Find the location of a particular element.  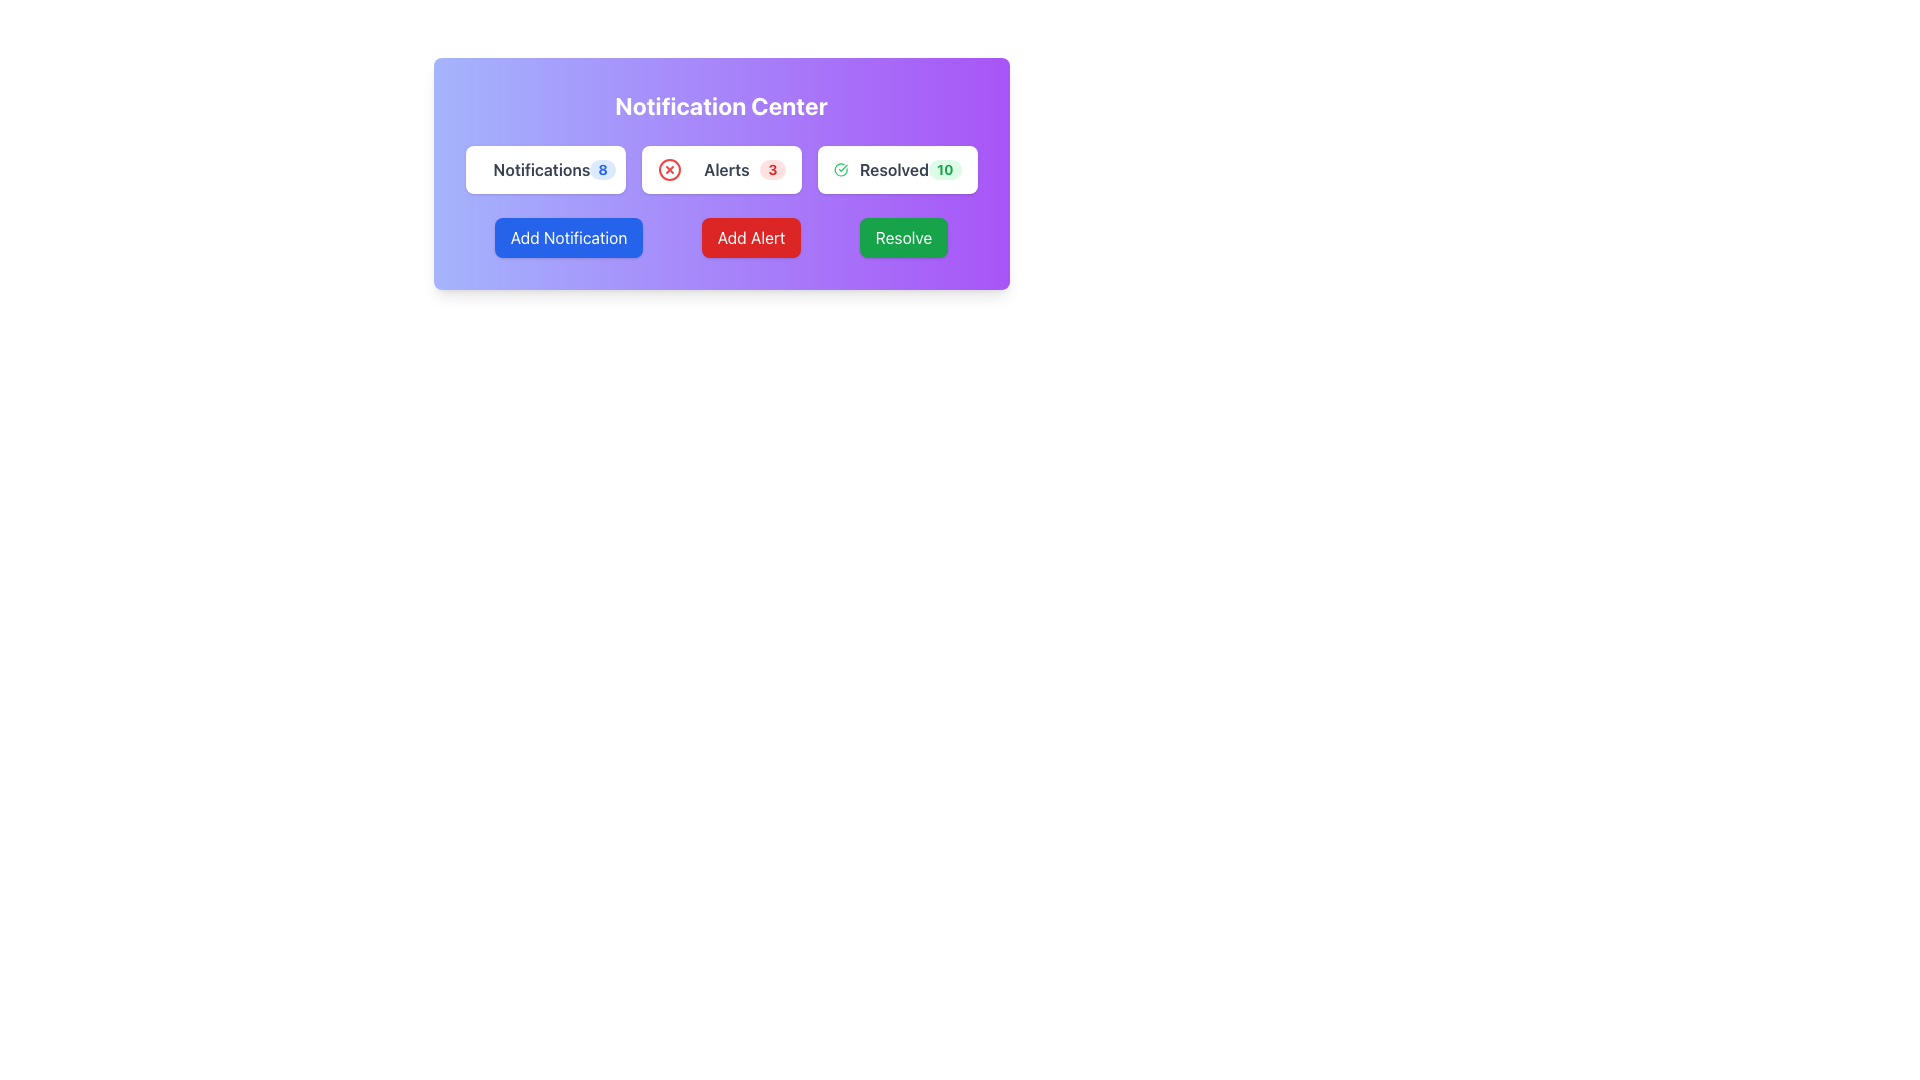

the circular green outlined icon with a tick mark, located next to the 'Resolved 10' label in the notification center is located at coordinates (840, 168).